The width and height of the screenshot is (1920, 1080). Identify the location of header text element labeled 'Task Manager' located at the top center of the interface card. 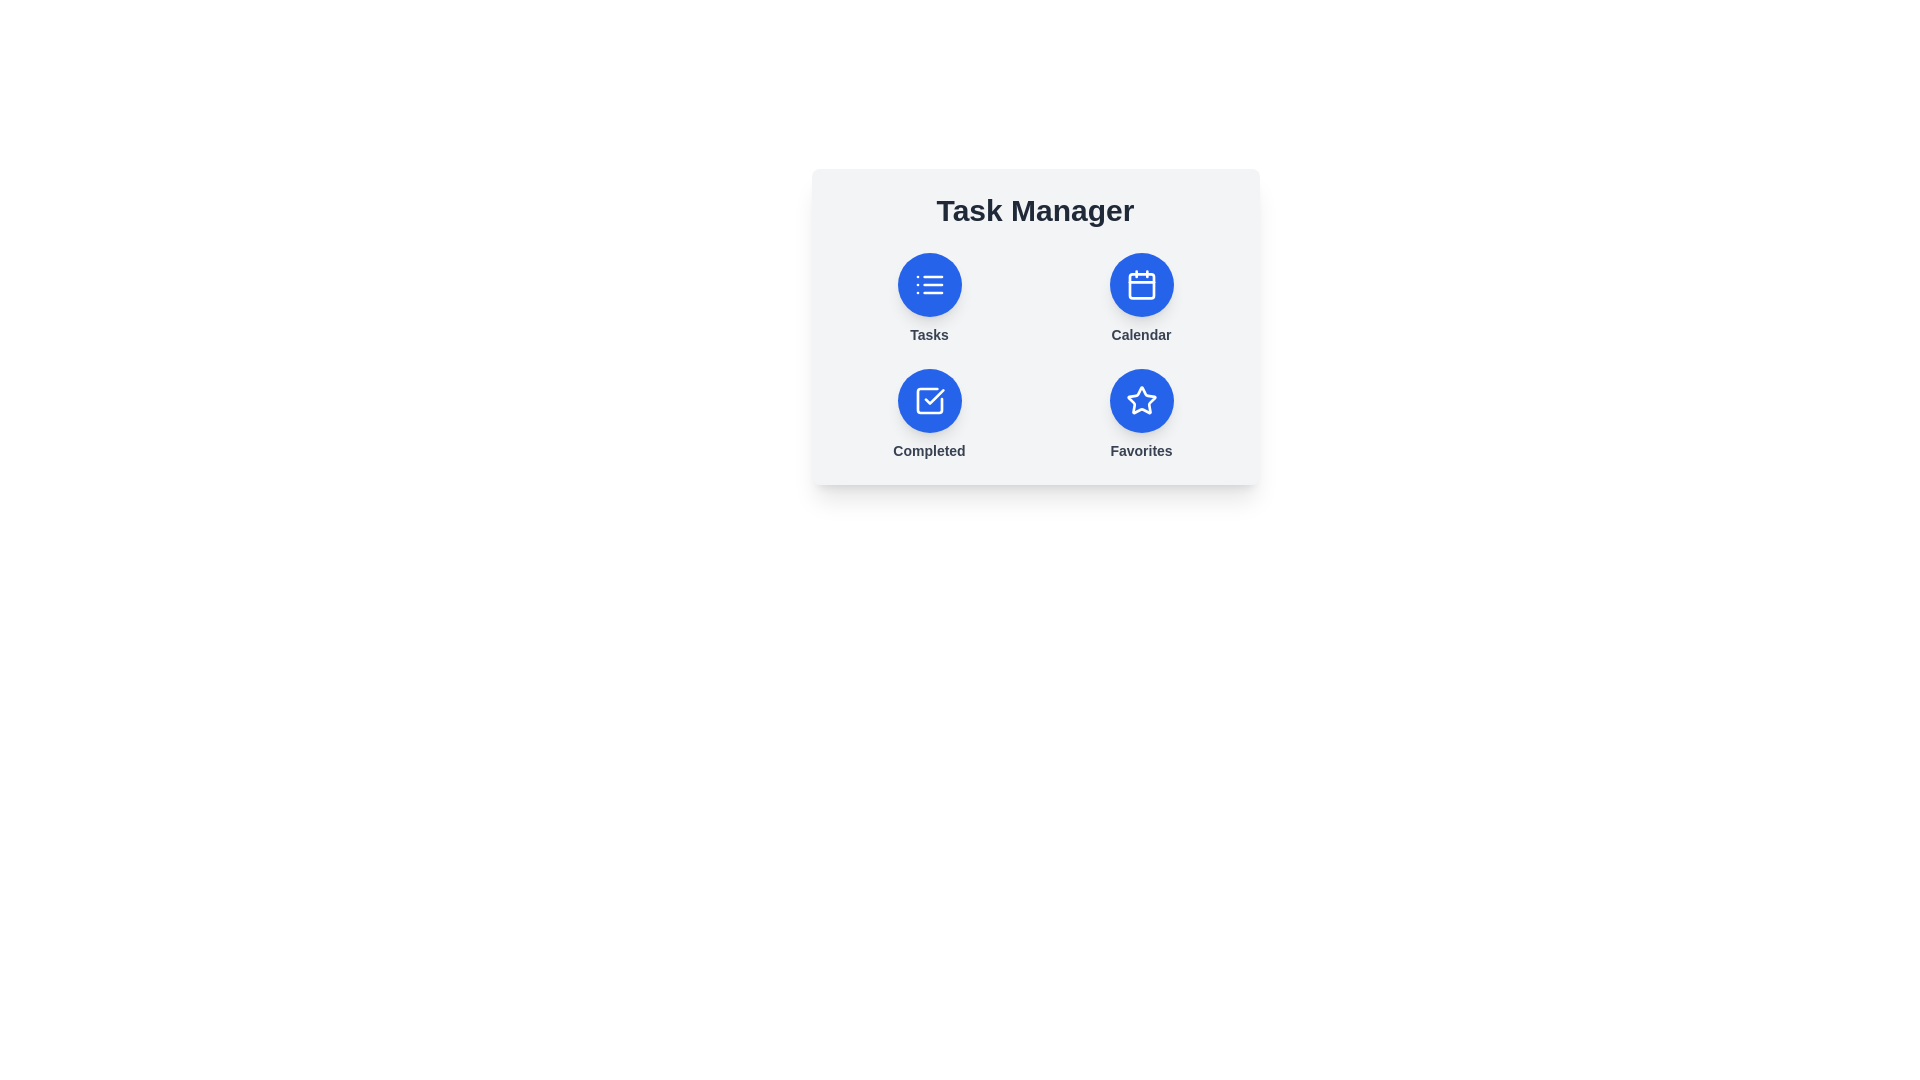
(1035, 211).